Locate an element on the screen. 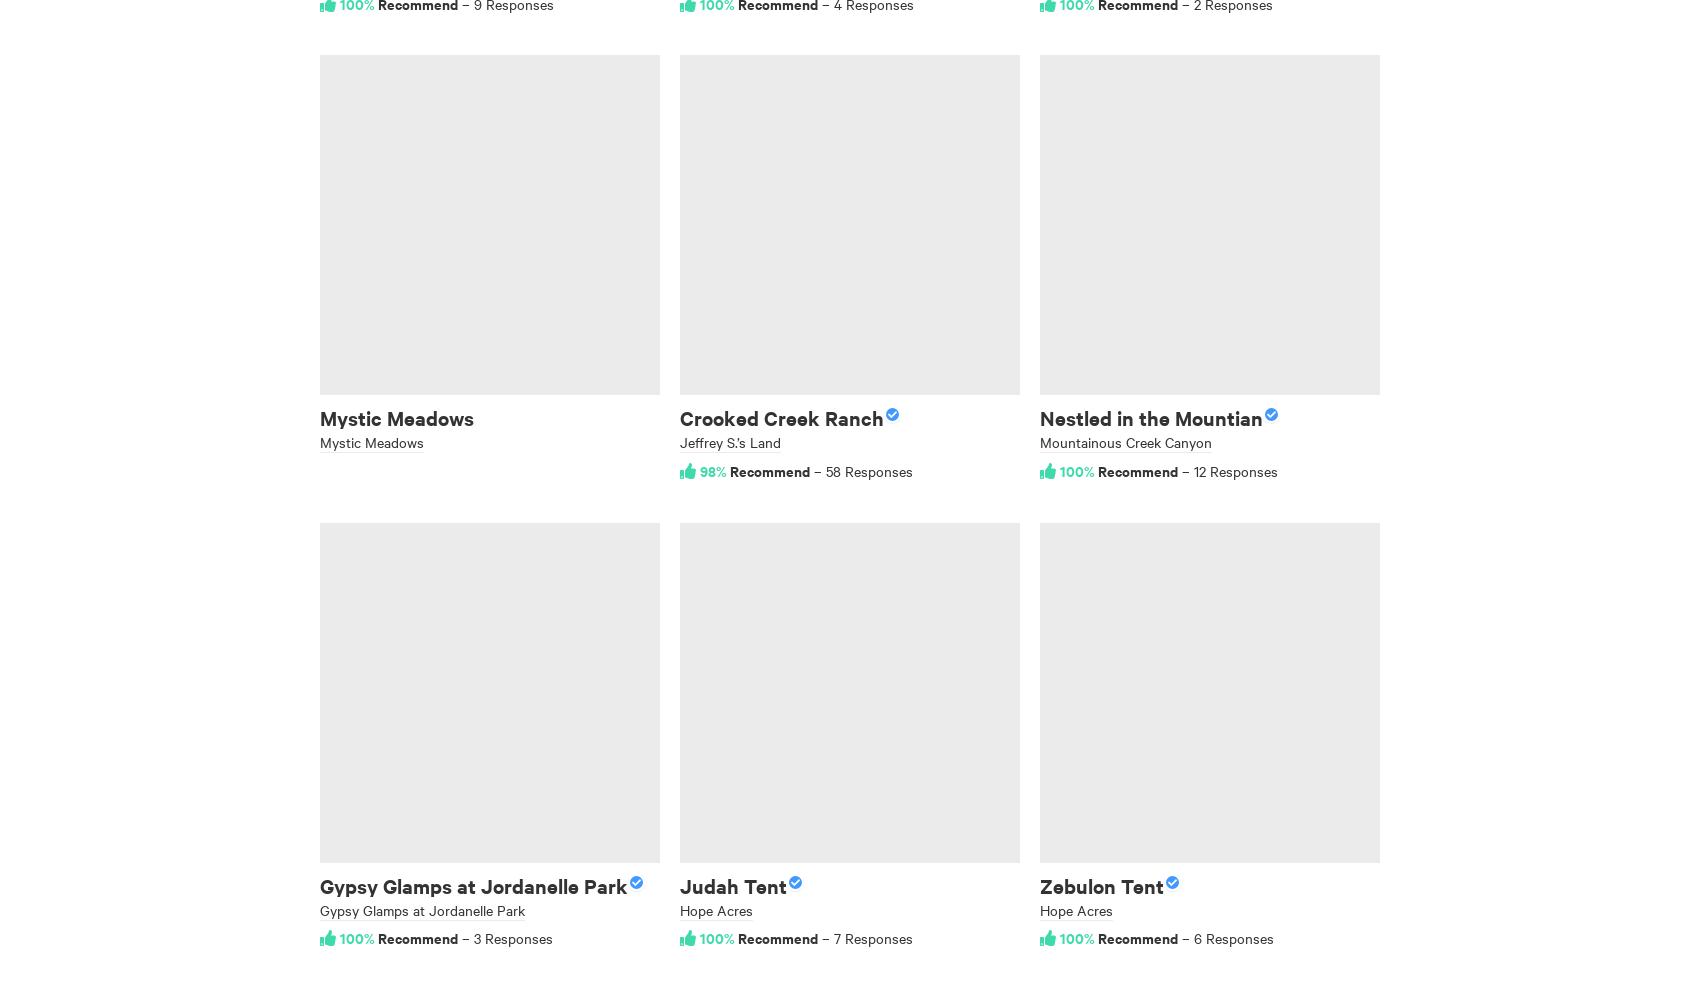  'Zebulon Tent' is located at coordinates (1101, 884).